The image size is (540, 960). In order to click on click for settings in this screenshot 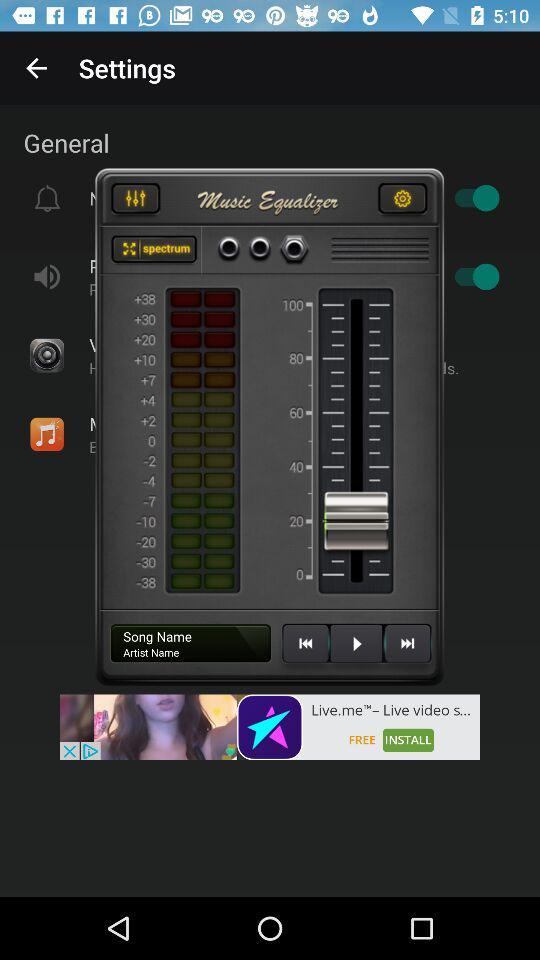, I will do `click(402, 201)`.